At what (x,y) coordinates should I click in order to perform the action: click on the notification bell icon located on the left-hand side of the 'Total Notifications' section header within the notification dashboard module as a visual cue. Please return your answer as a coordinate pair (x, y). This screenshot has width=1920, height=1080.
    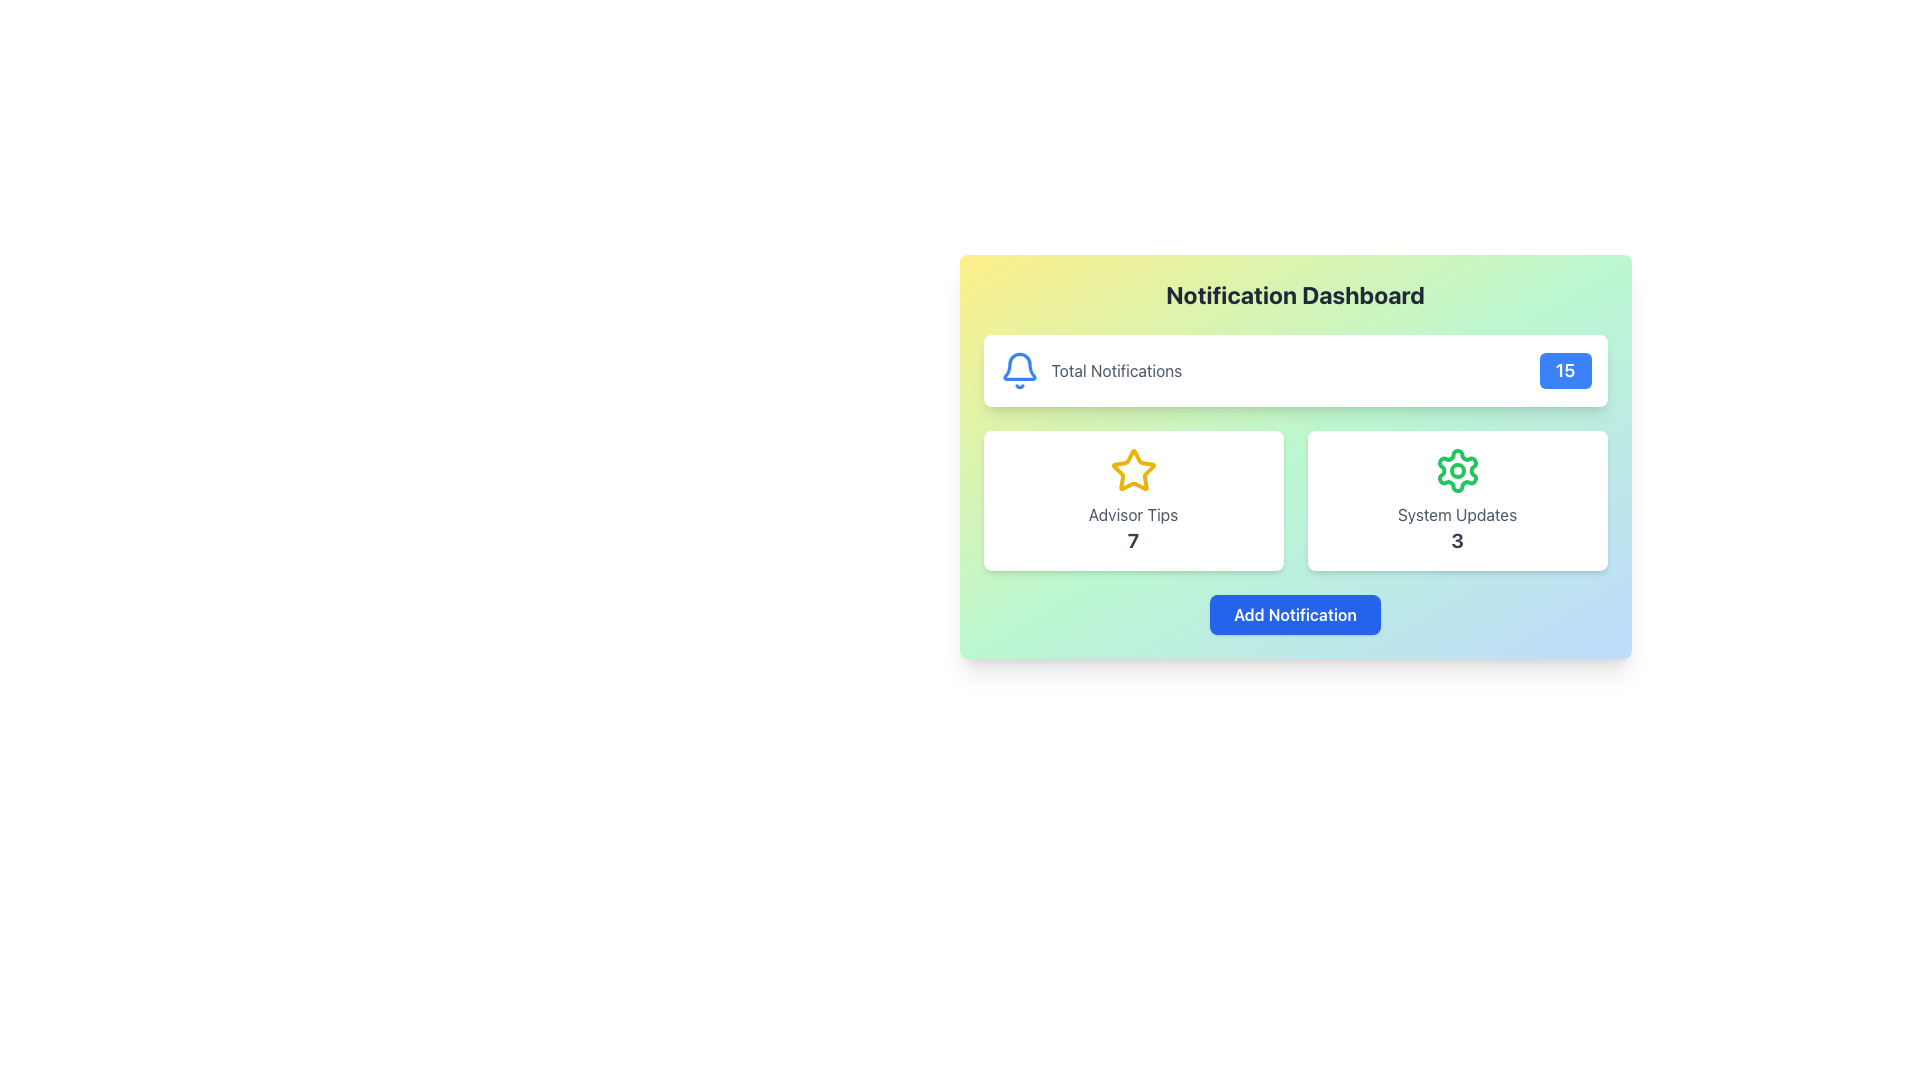
    Looking at the image, I should click on (1019, 366).